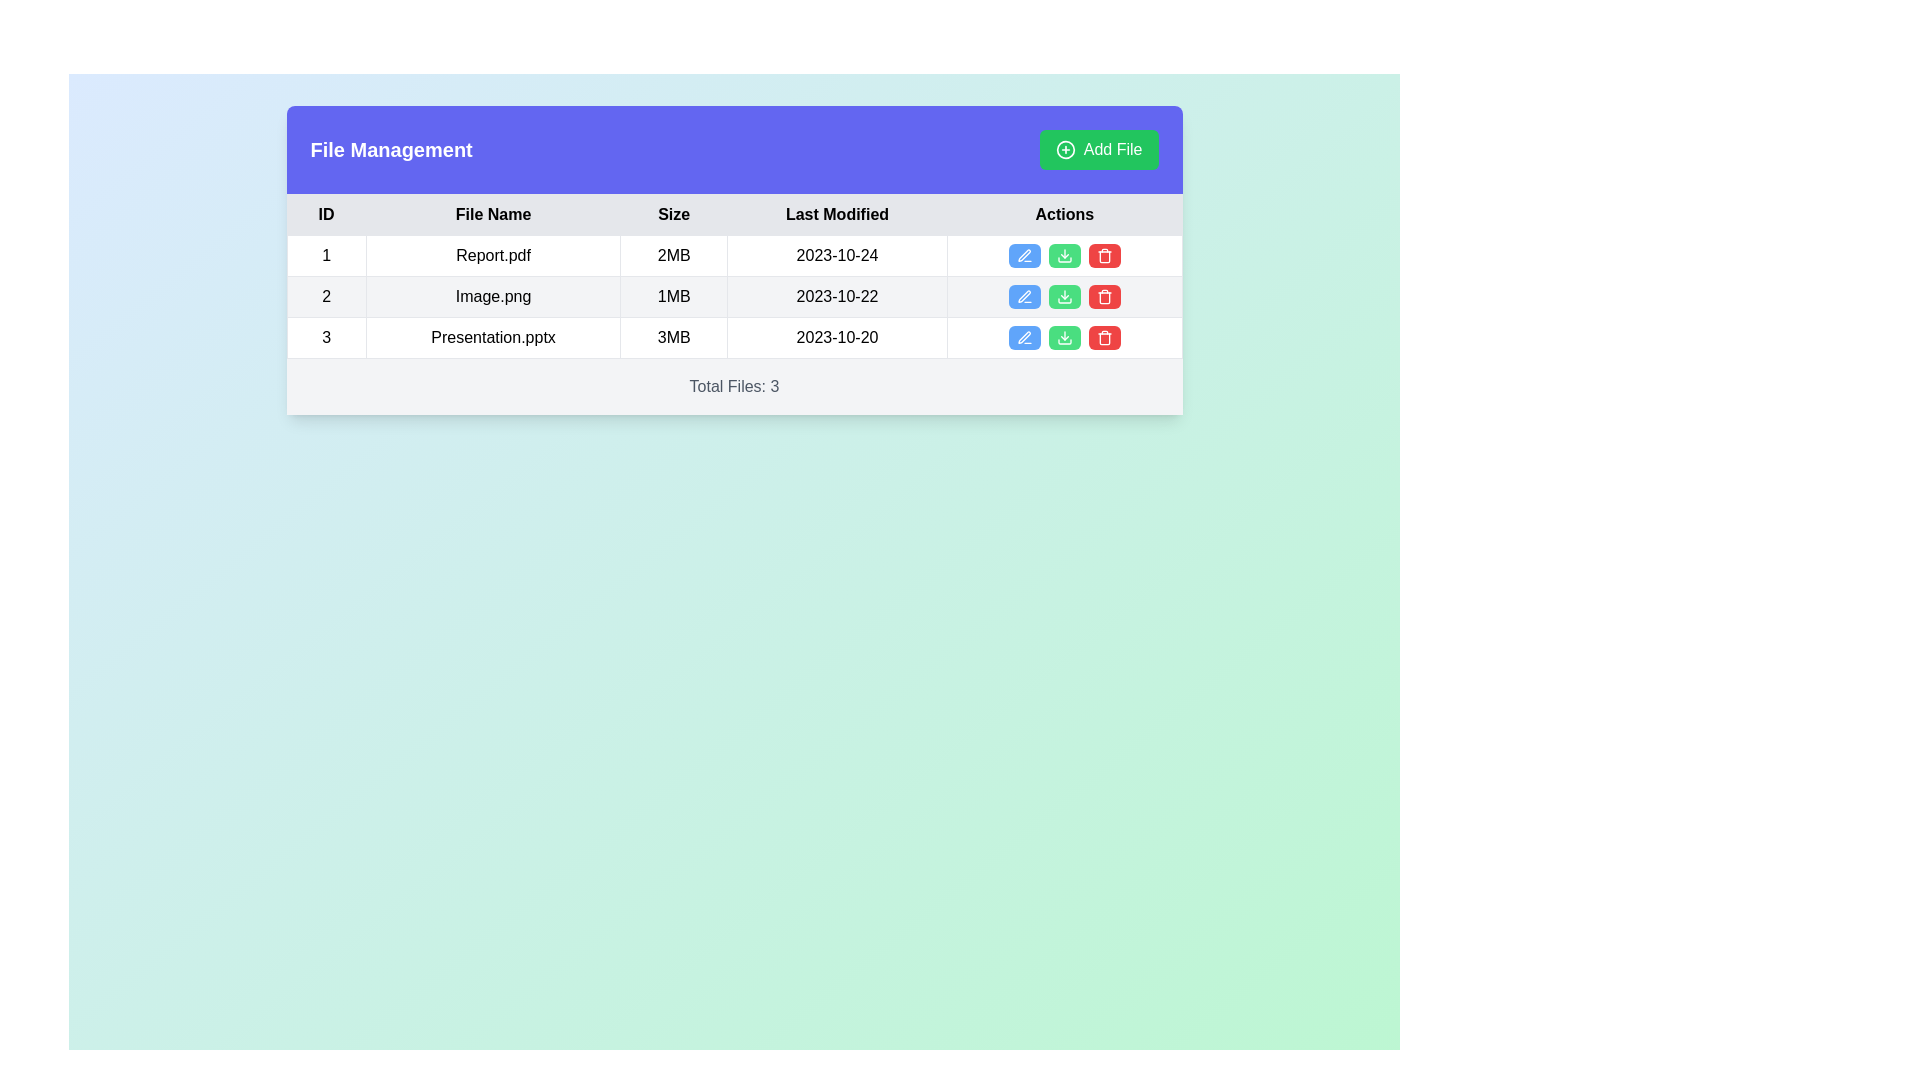 The image size is (1920, 1080). I want to click on the text label displaying 'Size' in the table header row, positioned between 'File Name' and 'Last Modified', so click(674, 215).